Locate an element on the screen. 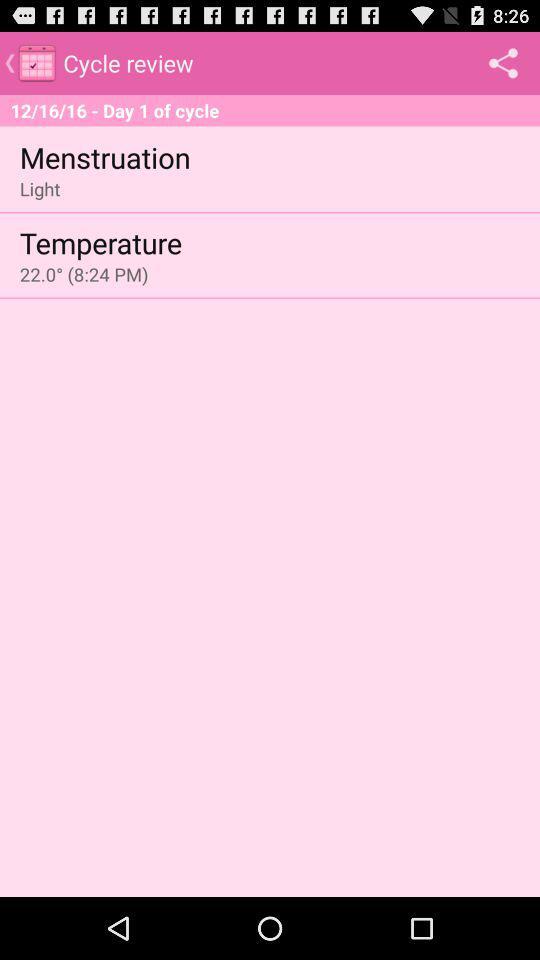 The width and height of the screenshot is (540, 960). 22 0 8 app is located at coordinates (83, 273).